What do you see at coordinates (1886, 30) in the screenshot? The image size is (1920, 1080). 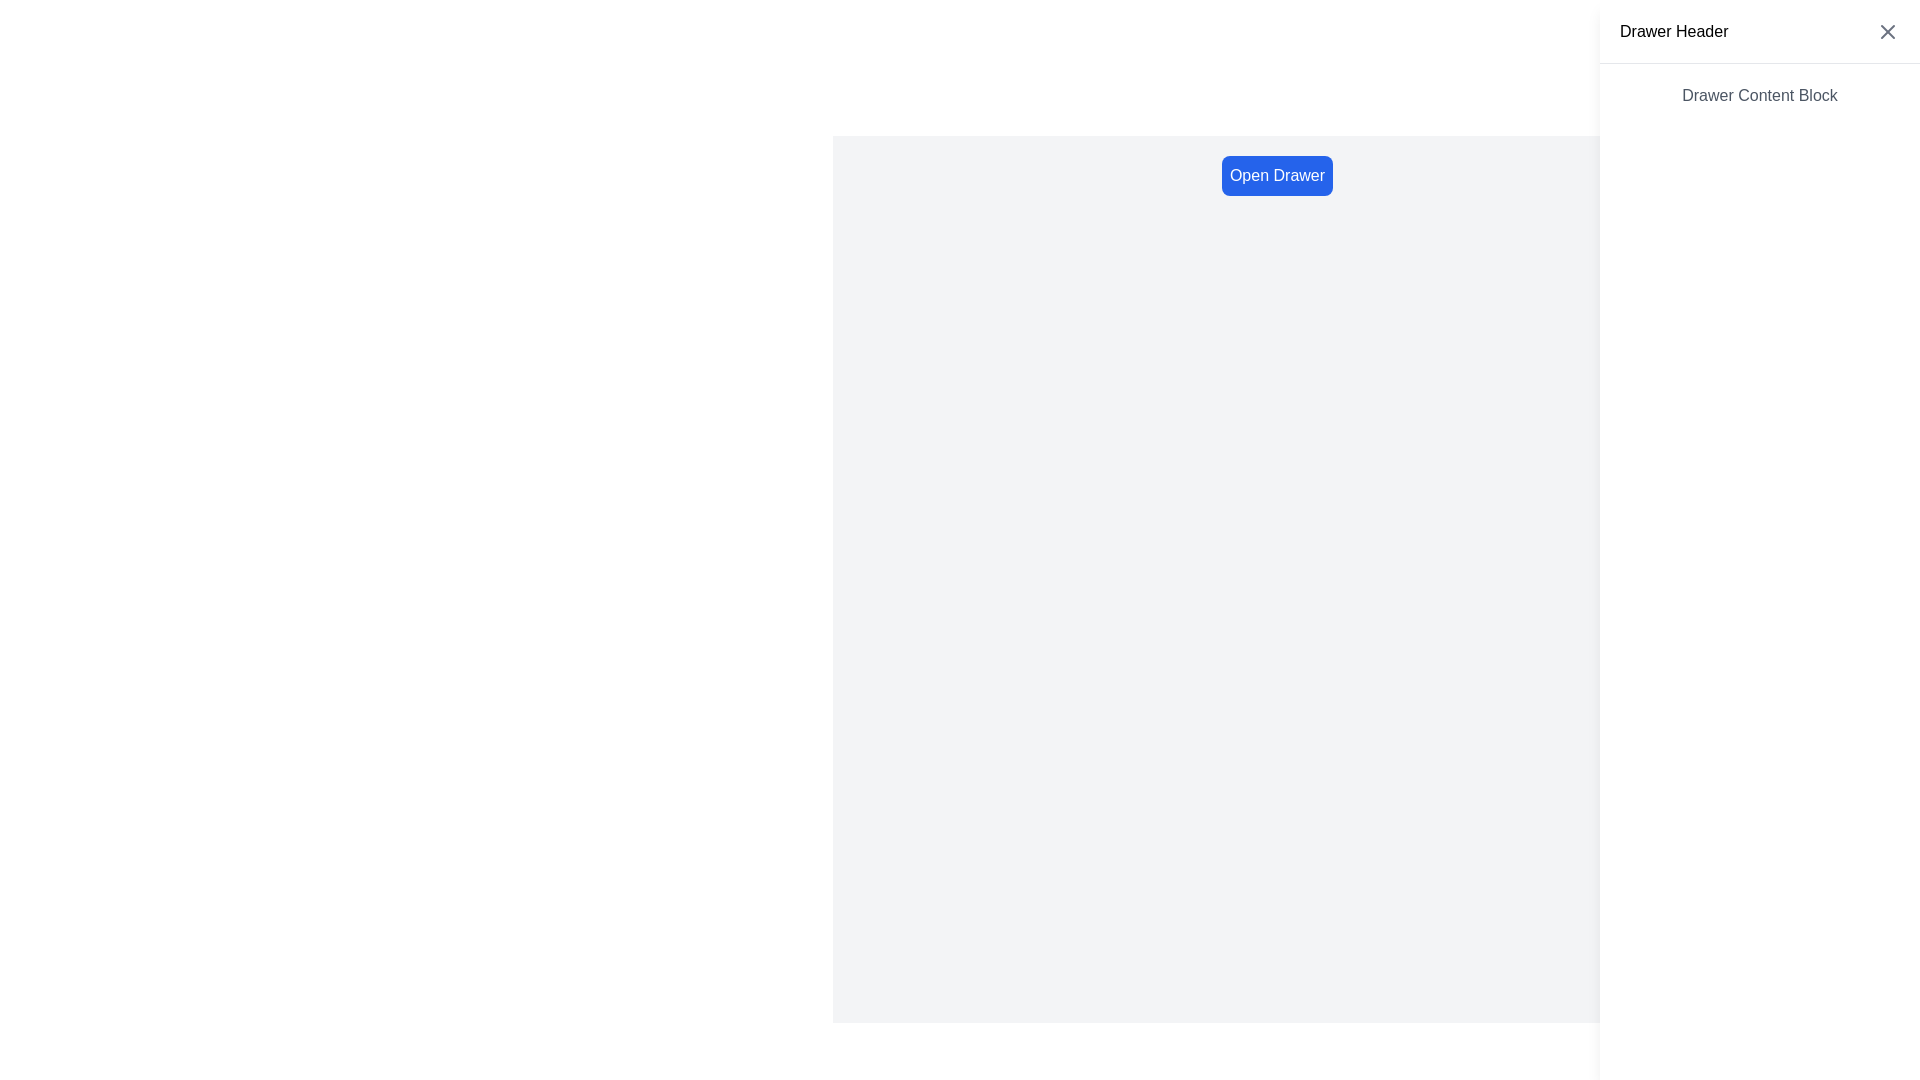 I see `the close icon located in the top-right corner of the Drawer Header section to trigger a tooltip or highlight effect if supported` at bounding box center [1886, 30].